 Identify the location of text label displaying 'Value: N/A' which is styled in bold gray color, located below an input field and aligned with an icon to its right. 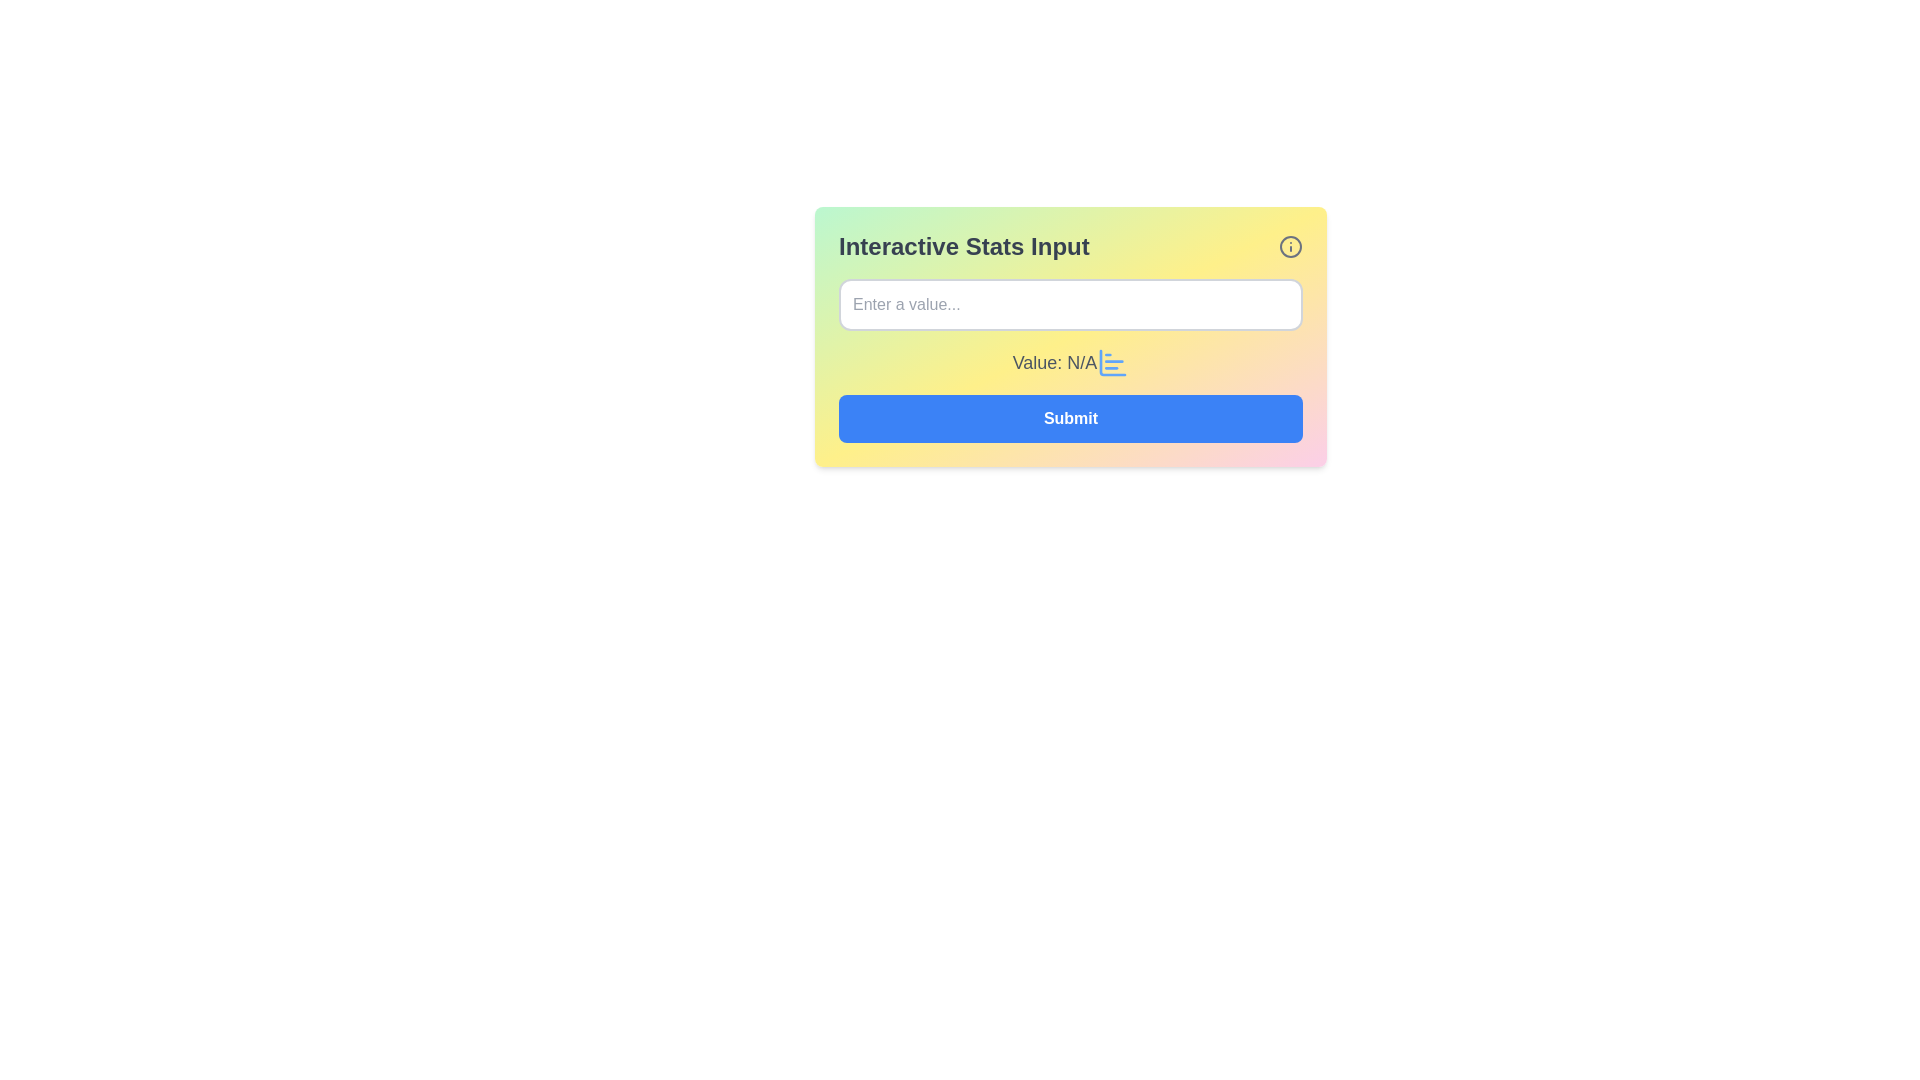
(1054, 362).